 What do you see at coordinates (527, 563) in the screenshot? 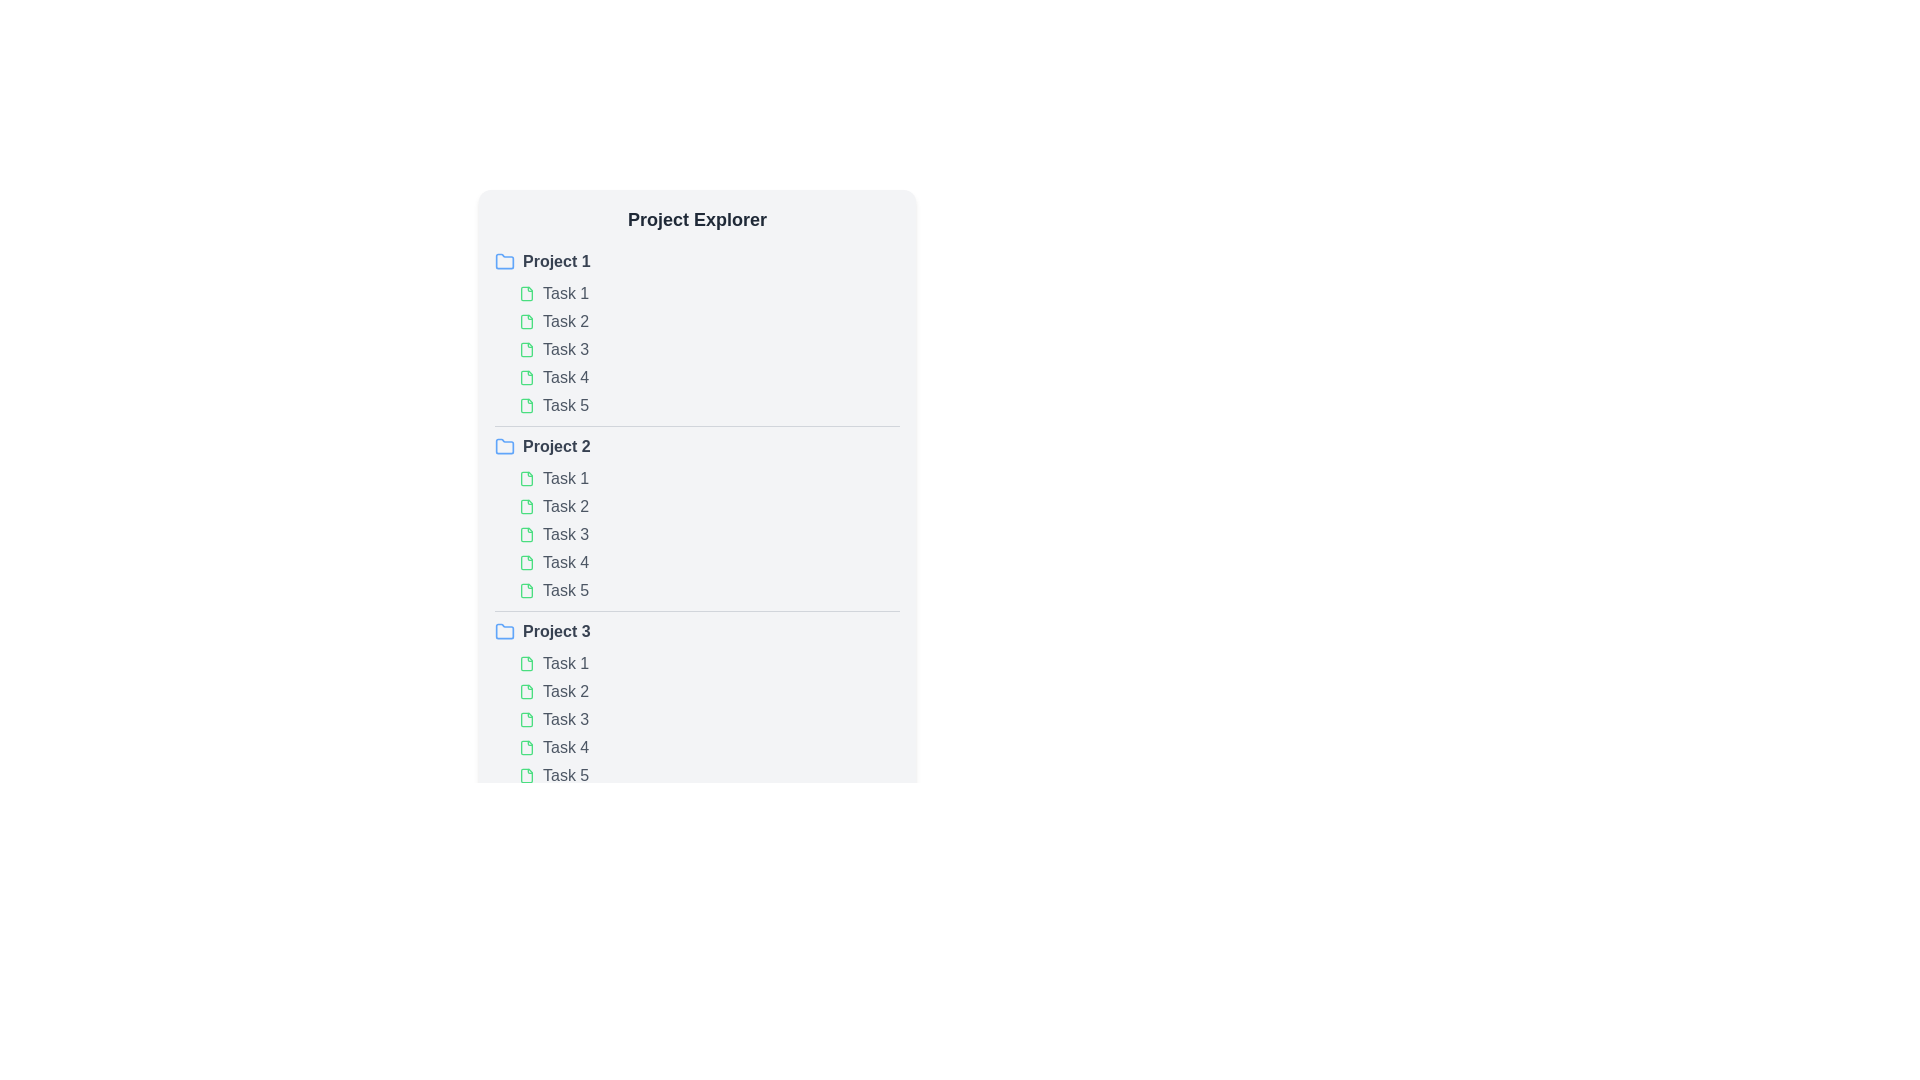
I see `the Graphic icon indicating a file or document associated with the task next to the text label 'Task 4' in the 'Project 2' group` at bounding box center [527, 563].